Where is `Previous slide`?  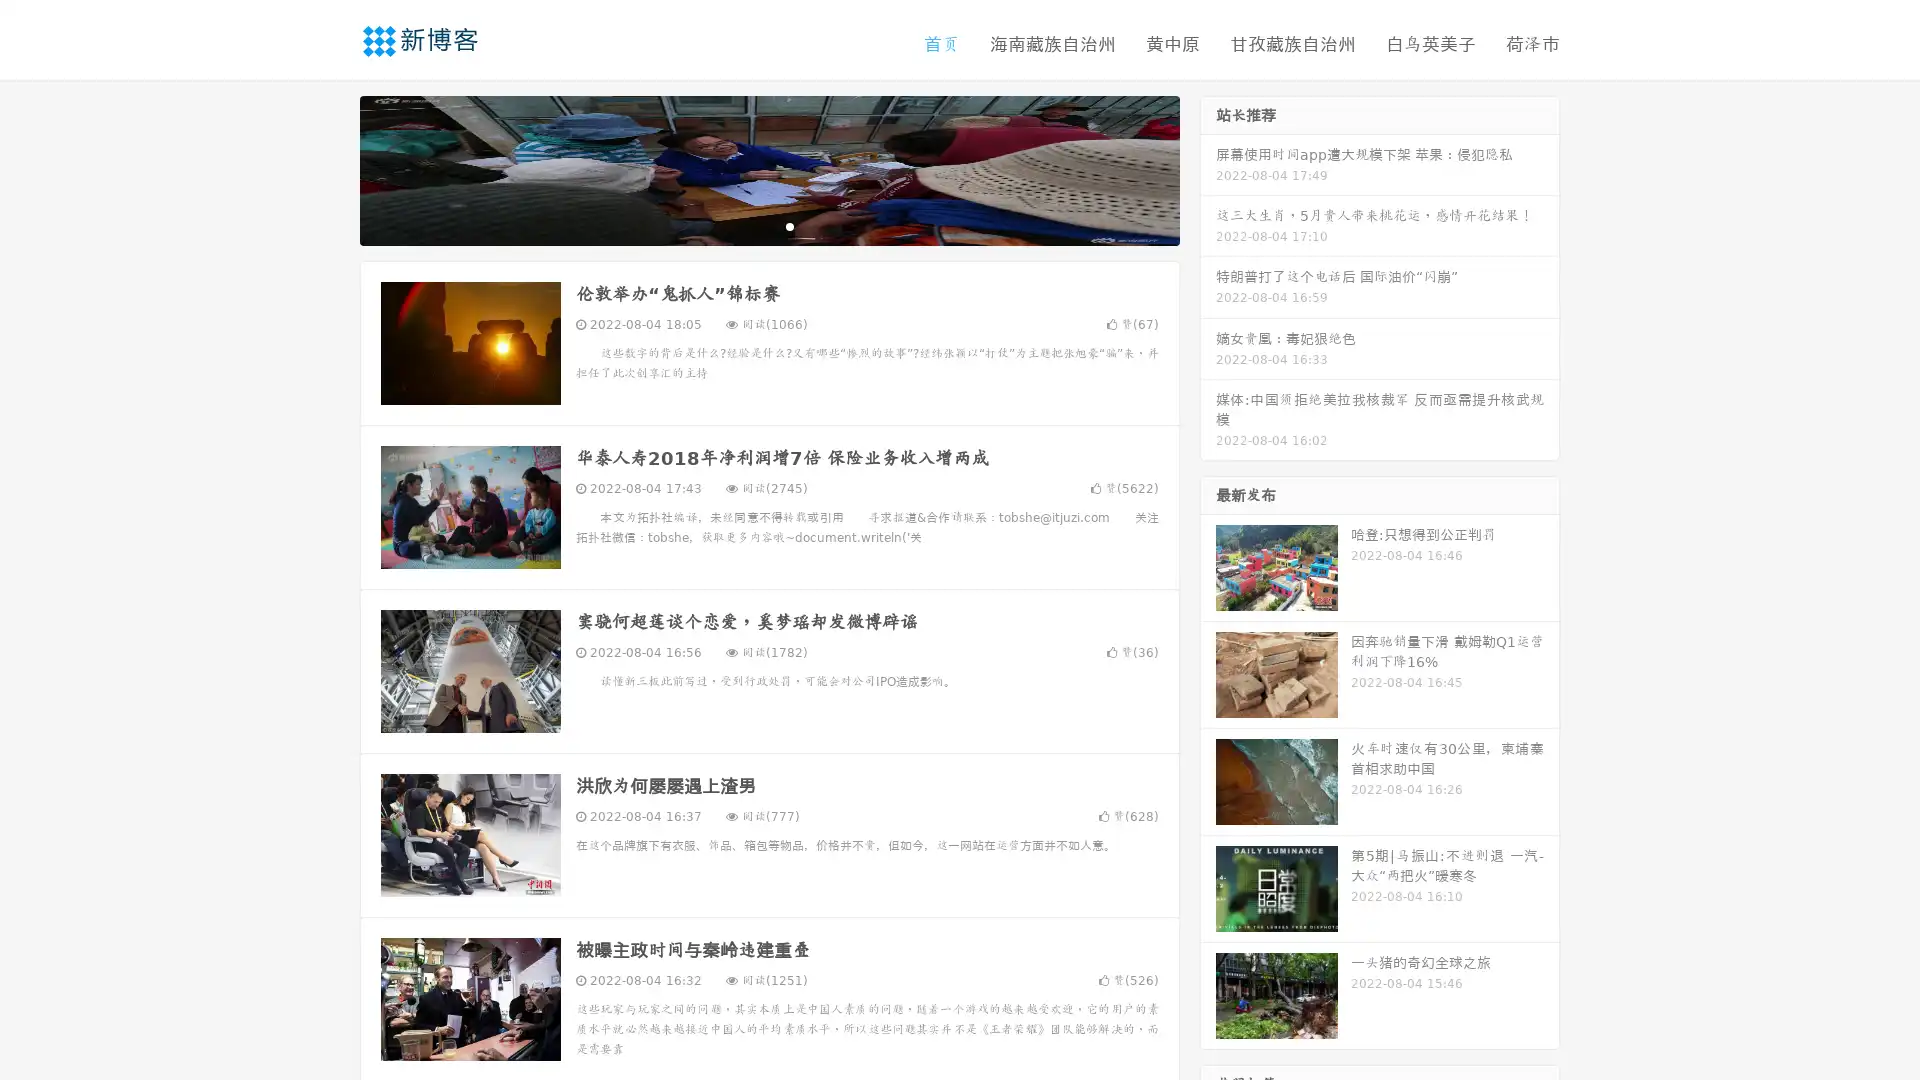
Previous slide is located at coordinates (330, 168).